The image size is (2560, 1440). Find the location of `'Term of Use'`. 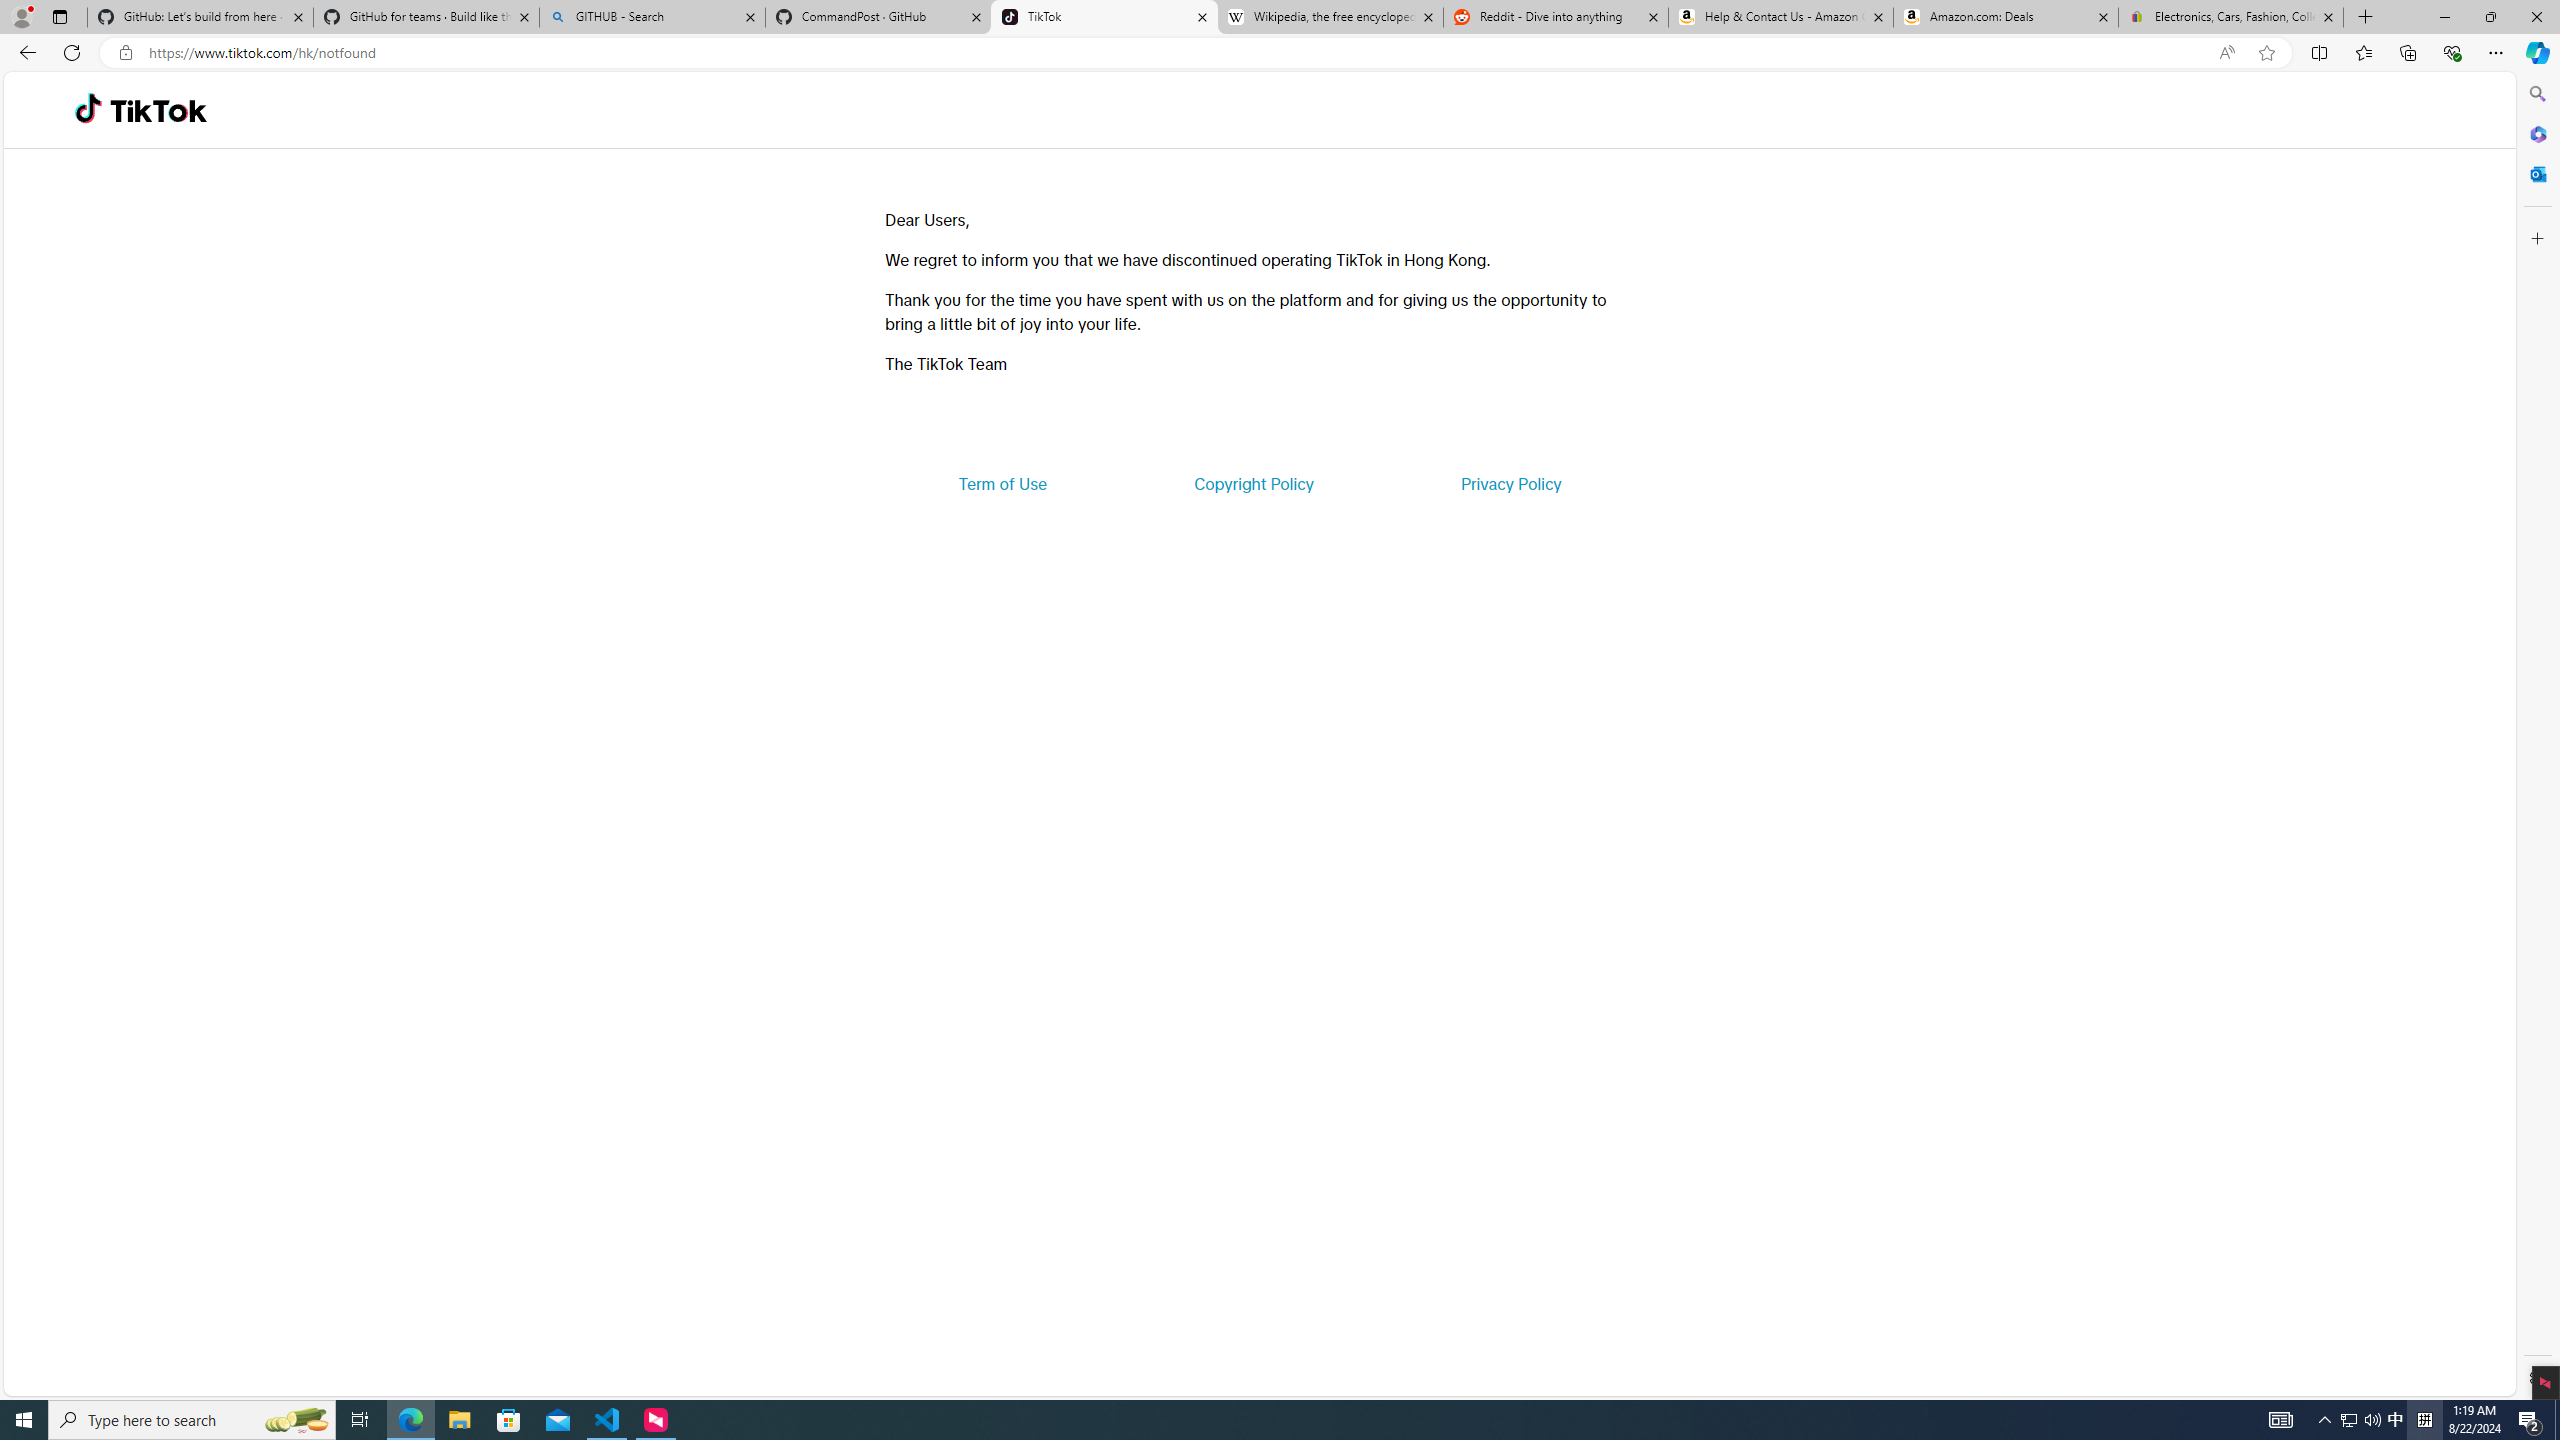

'Term of Use' is located at coordinates (1002, 482).